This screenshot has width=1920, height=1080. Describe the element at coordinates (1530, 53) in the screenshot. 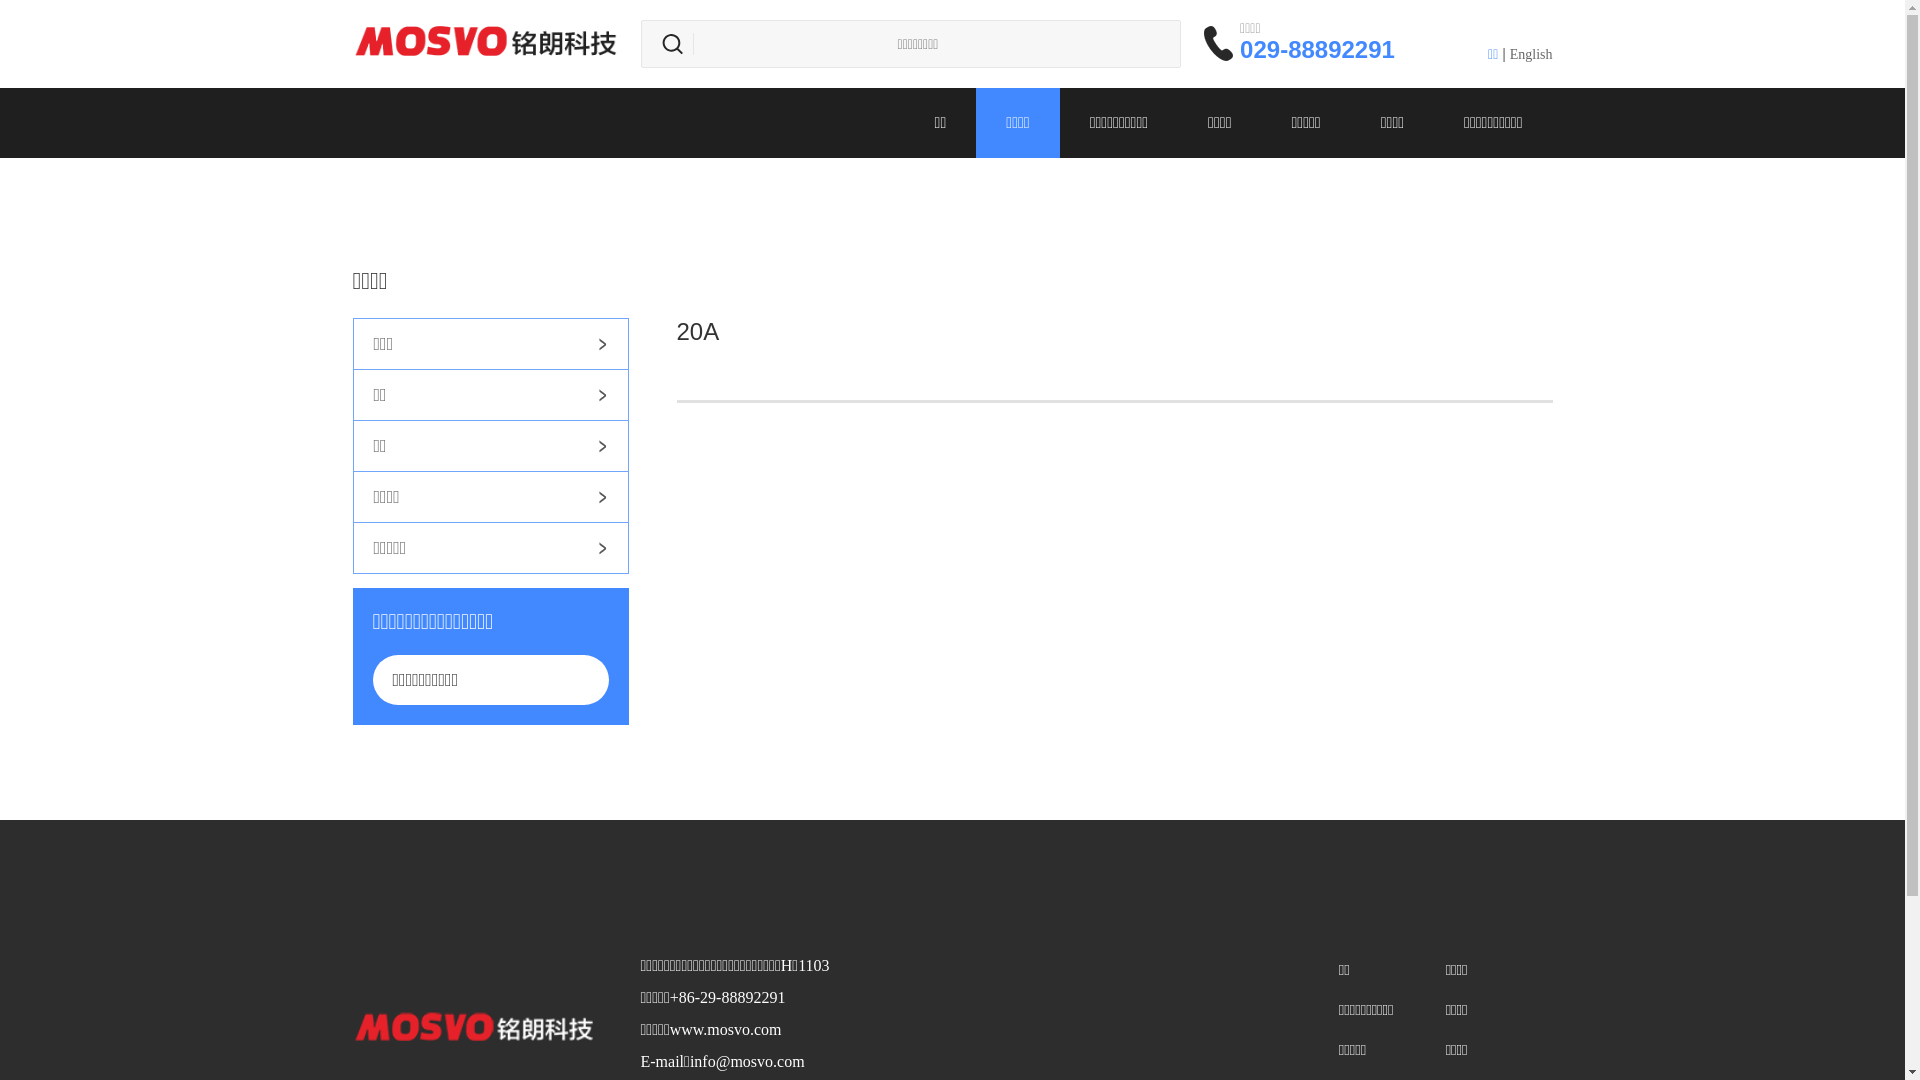

I see `'English'` at that location.